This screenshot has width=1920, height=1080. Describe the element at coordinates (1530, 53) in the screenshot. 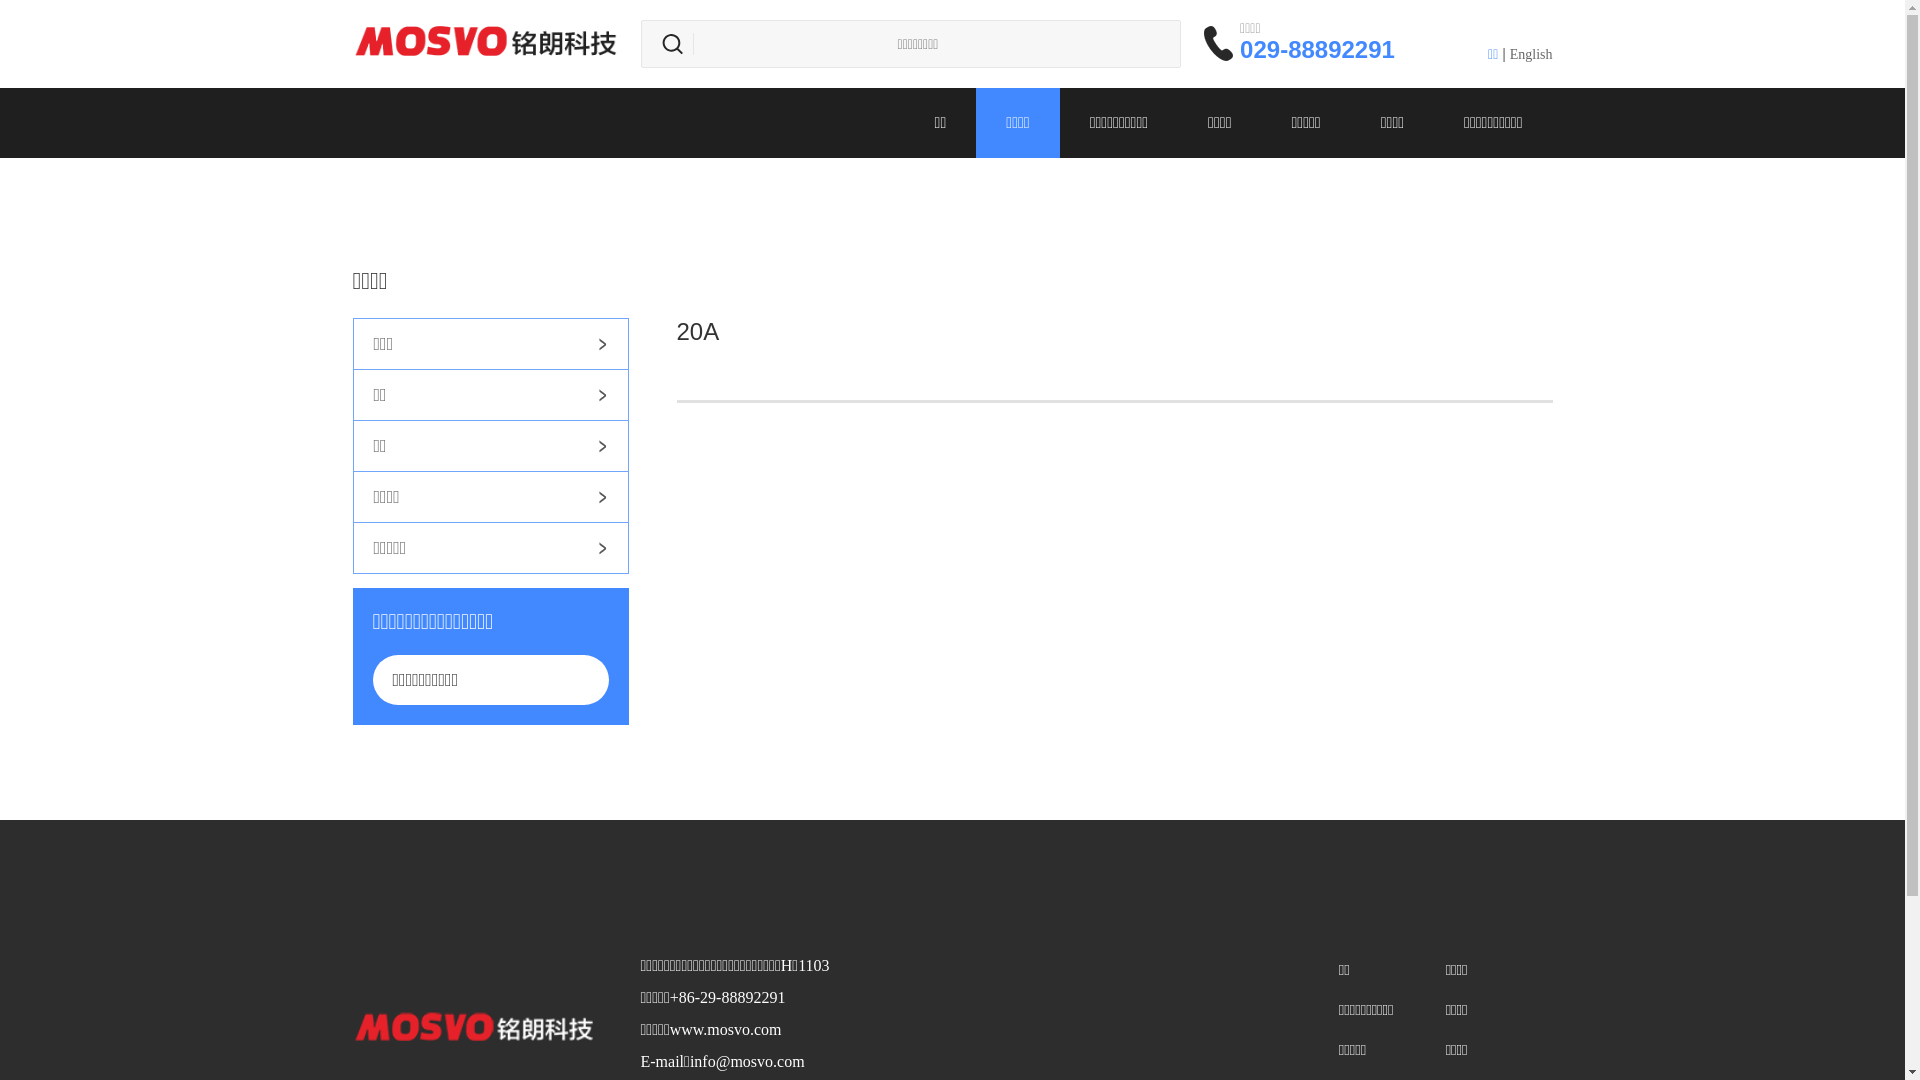

I see `'English'` at that location.